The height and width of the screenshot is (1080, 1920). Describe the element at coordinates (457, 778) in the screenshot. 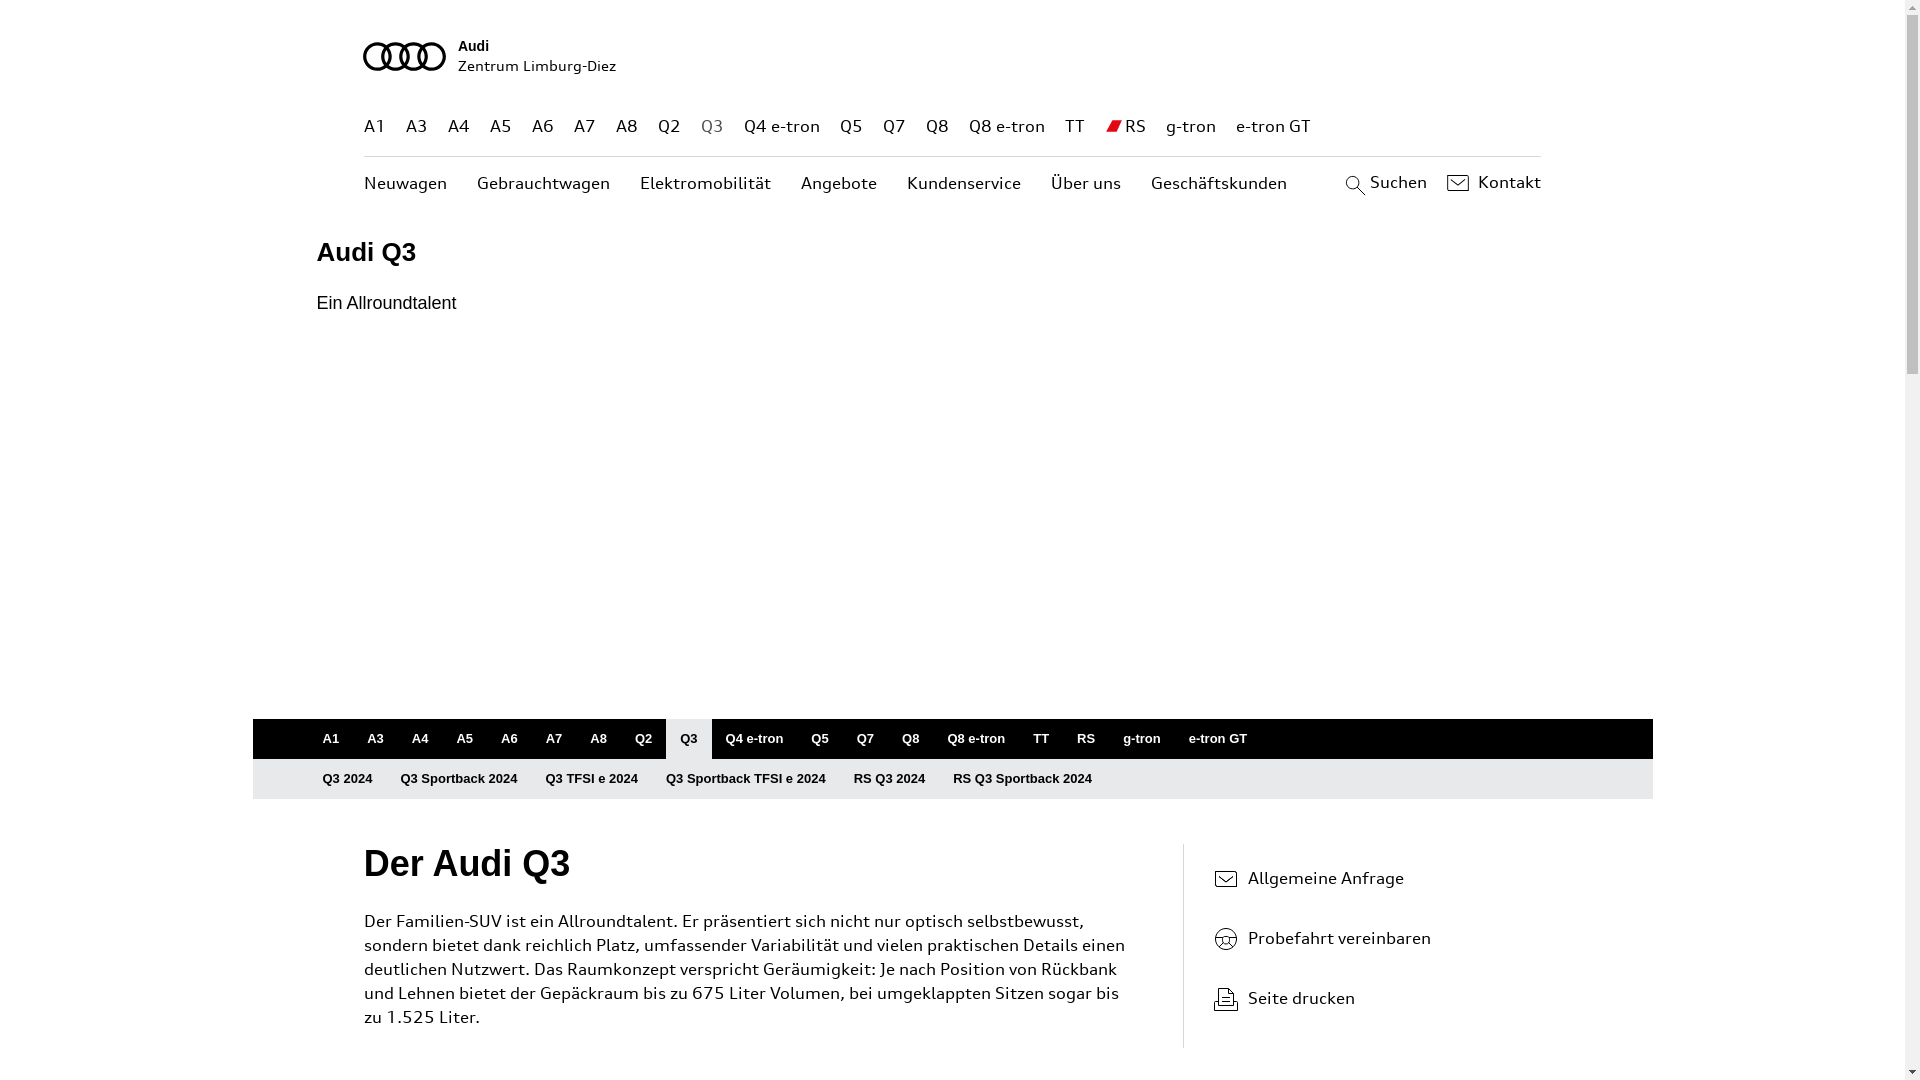

I see `'Q3 Sportback 2024'` at that location.